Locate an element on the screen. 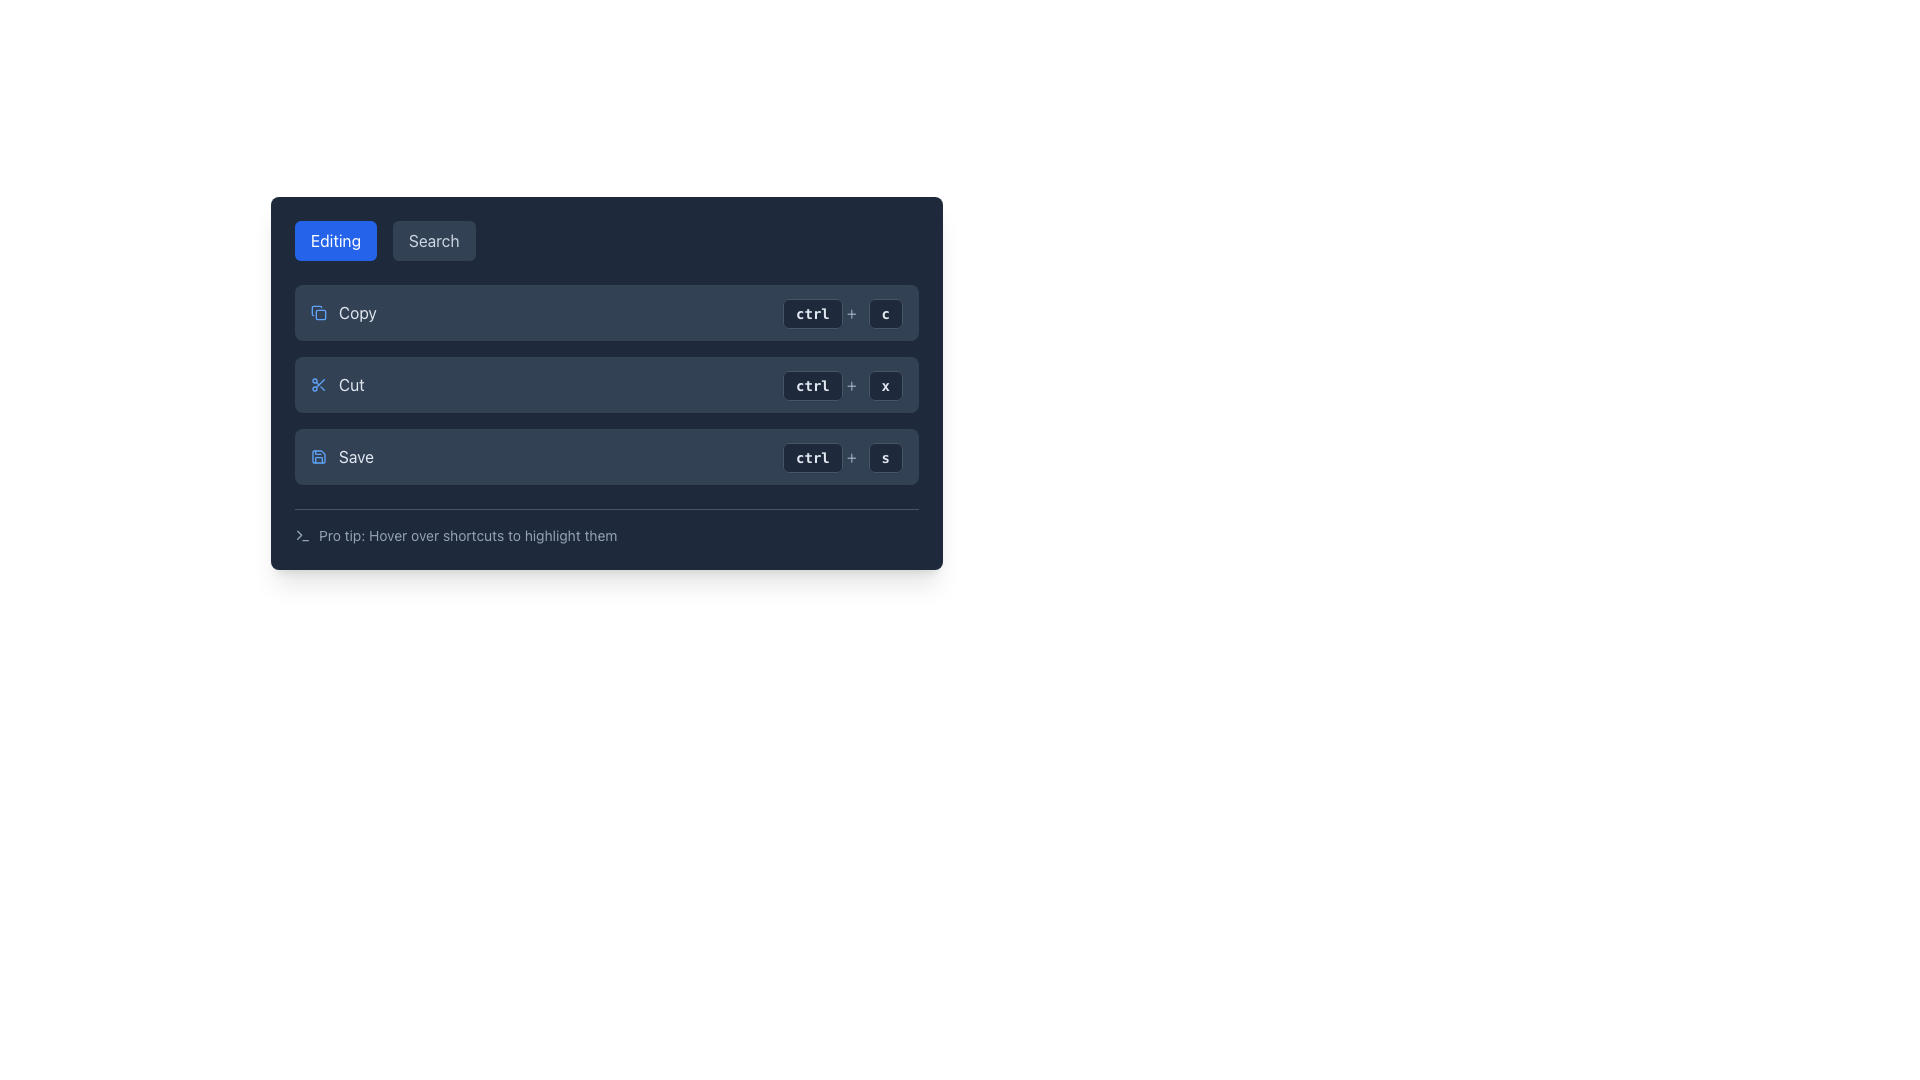 This screenshot has width=1920, height=1080. the small blue square icon that resembles a copy symbol, located to the left of the 'Copy' label is located at coordinates (317, 312).